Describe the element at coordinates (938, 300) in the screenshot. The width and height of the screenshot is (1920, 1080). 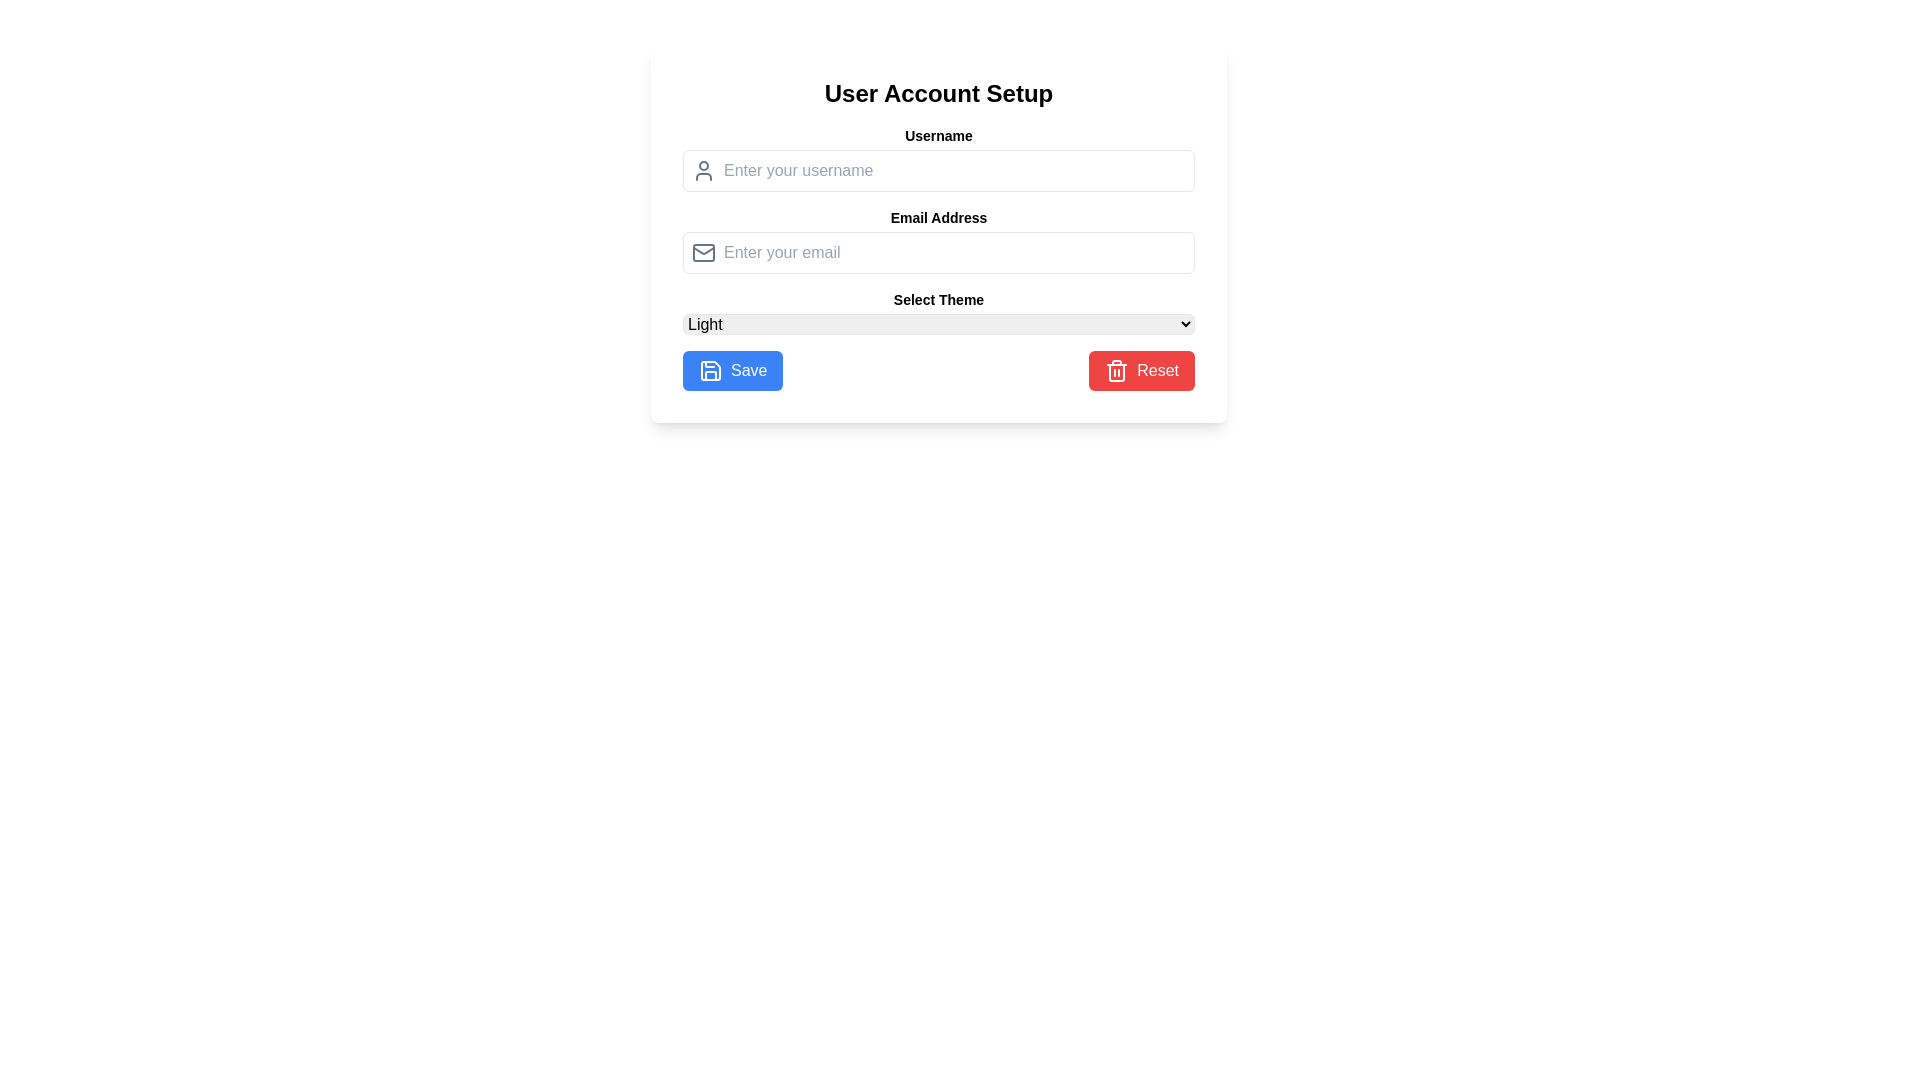
I see `the 'Select Theme' label, which is a bold text label positioned above the dropdown menu for theme selection` at that location.